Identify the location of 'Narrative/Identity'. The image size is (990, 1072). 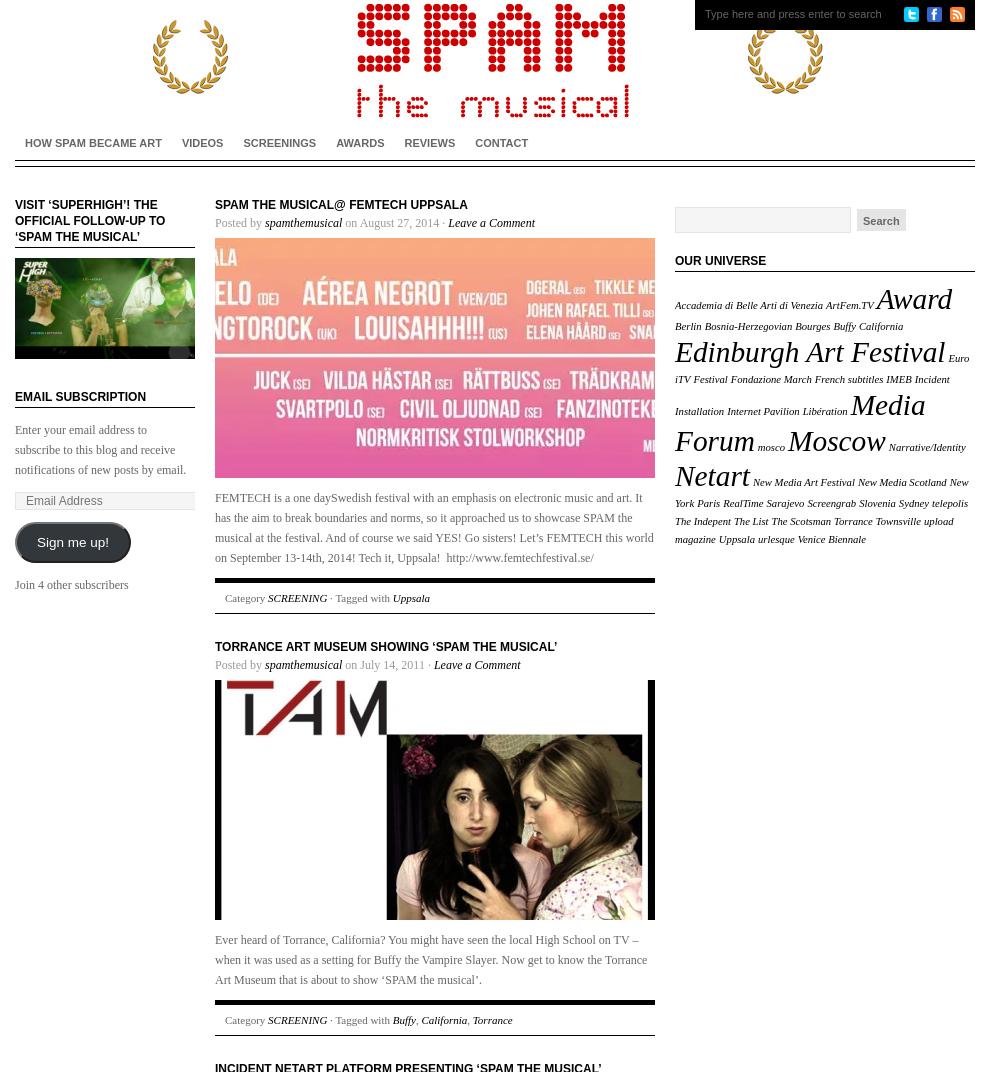
(925, 445).